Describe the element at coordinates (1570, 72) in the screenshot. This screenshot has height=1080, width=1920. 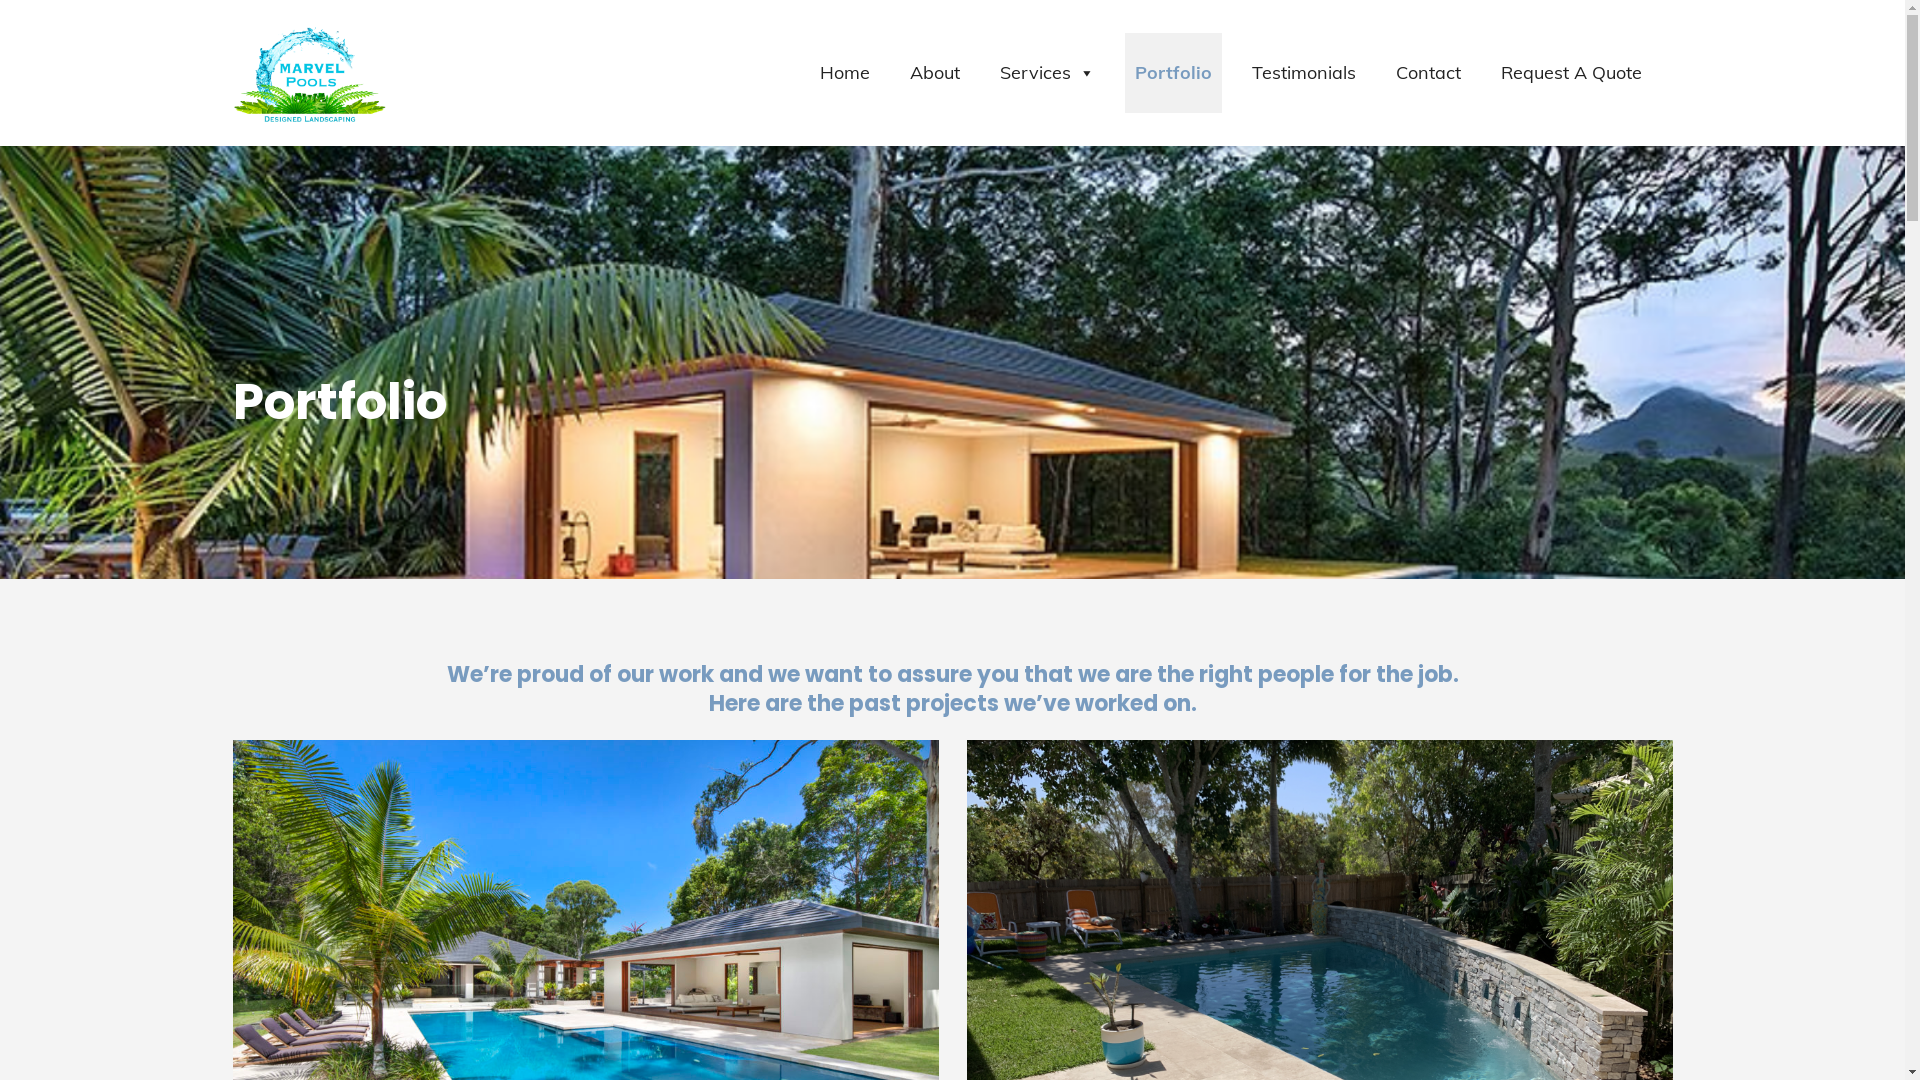
I see `'Request A Quote'` at that location.